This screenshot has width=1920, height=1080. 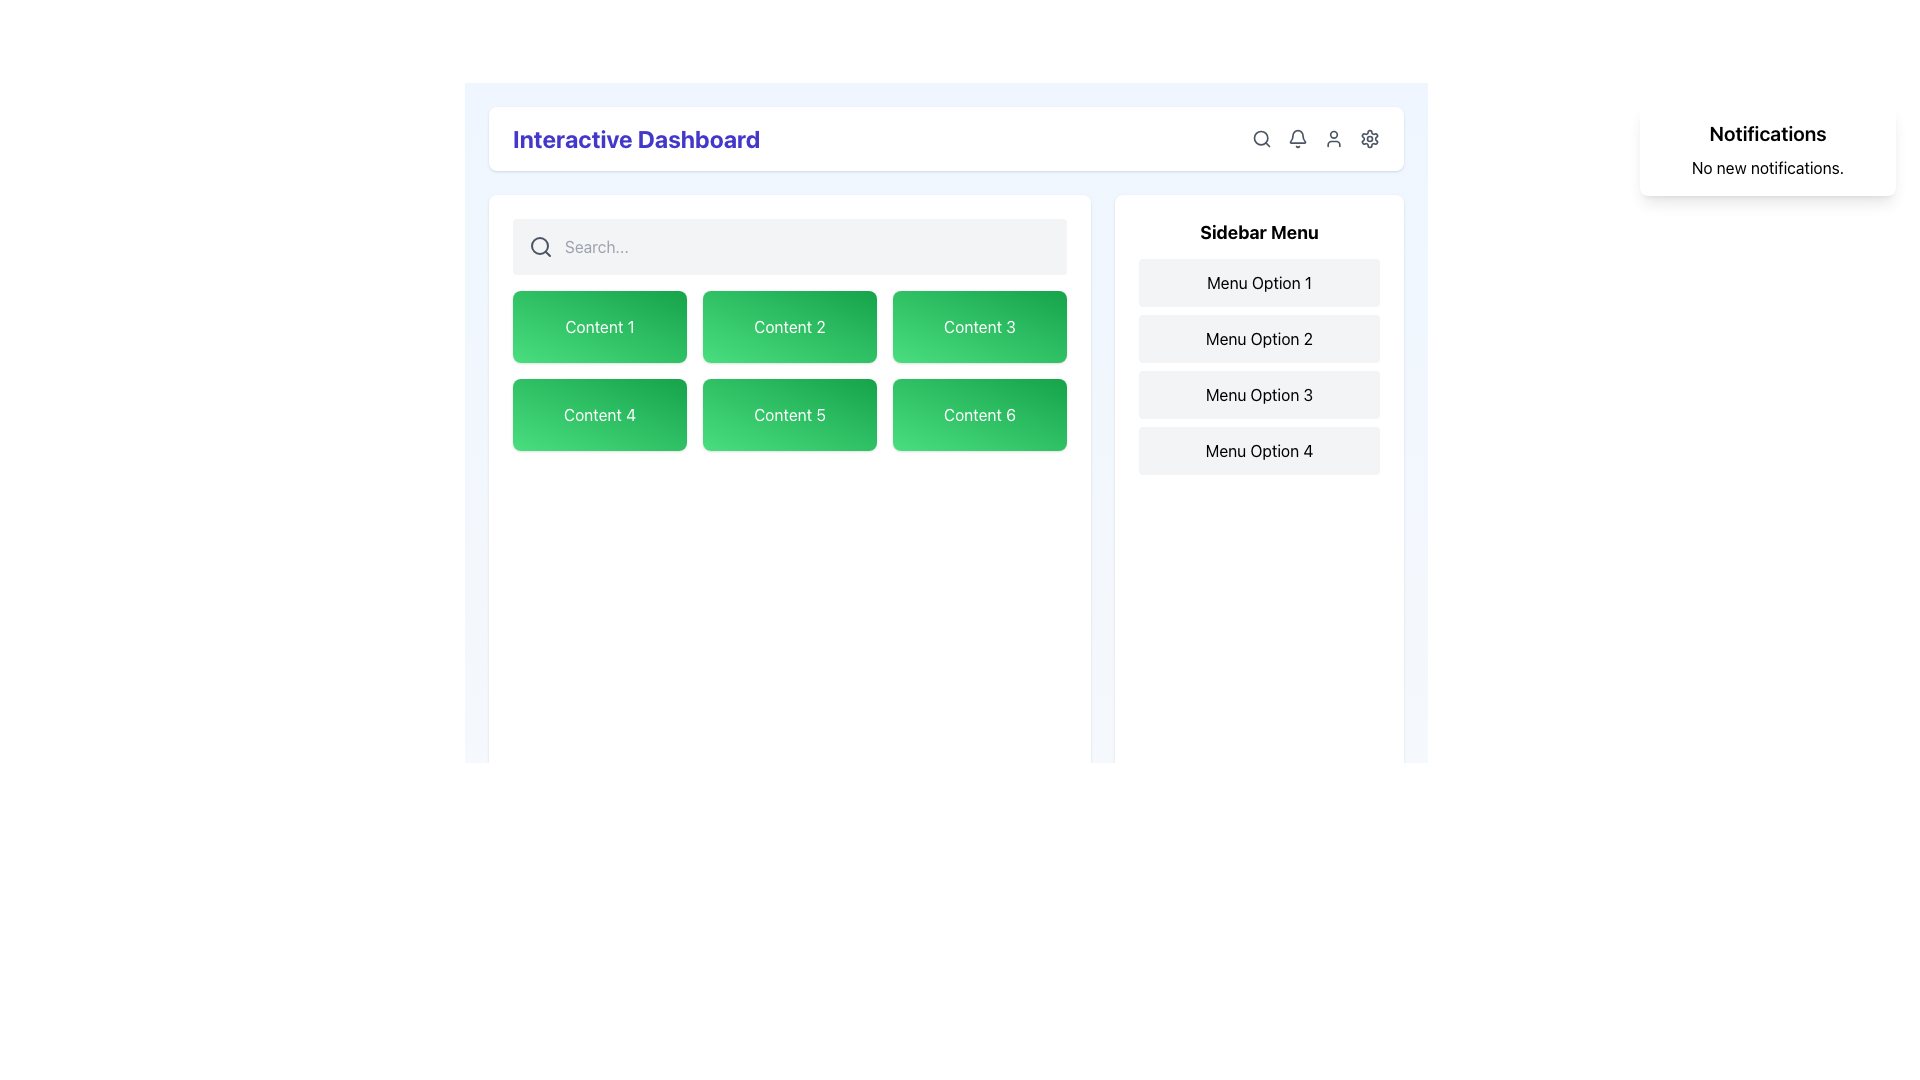 What do you see at coordinates (1261, 137) in the screenshot?
I see `the search icon button, which is the first icon in the top navigation bar represented by a magnifying glass, to initiate a search action` at bounding box center [1261, 137].